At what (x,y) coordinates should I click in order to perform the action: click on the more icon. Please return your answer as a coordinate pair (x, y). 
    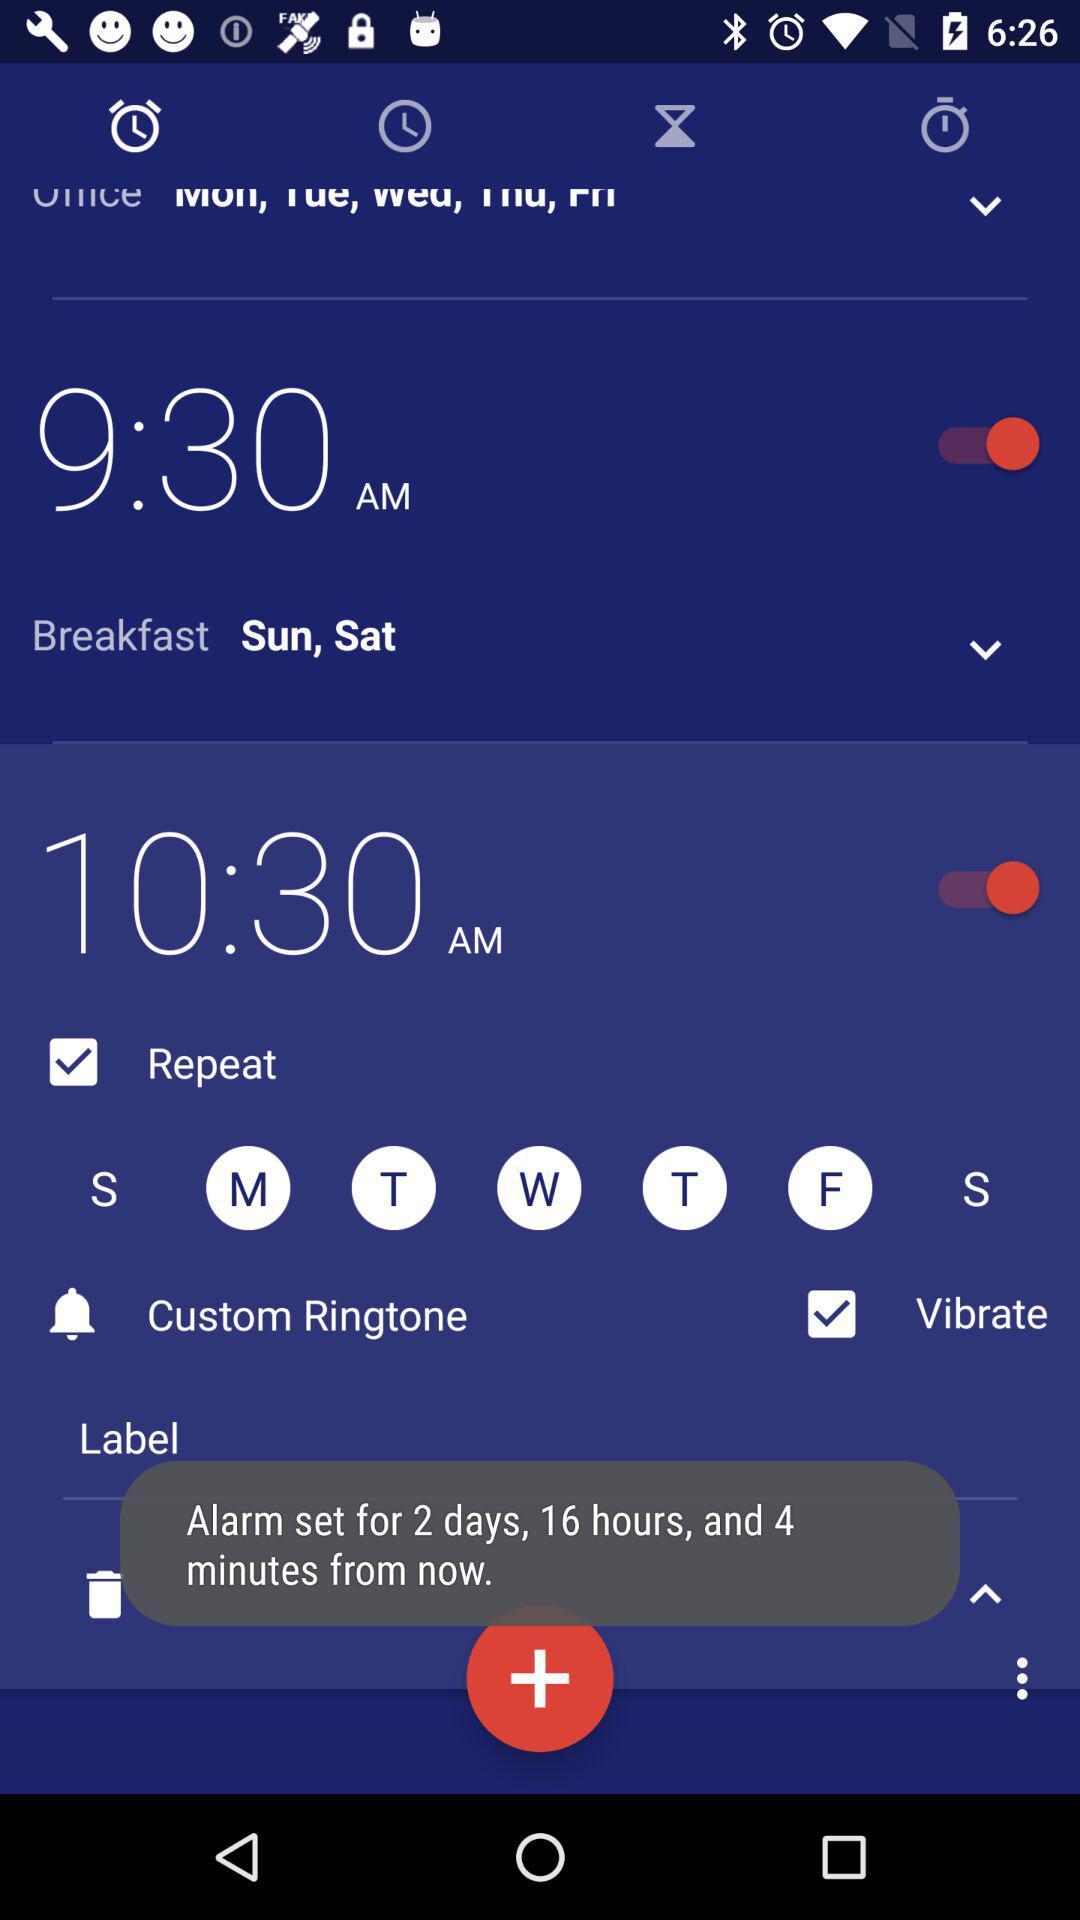
    Looking at the image, I should click on (1027, 1678).